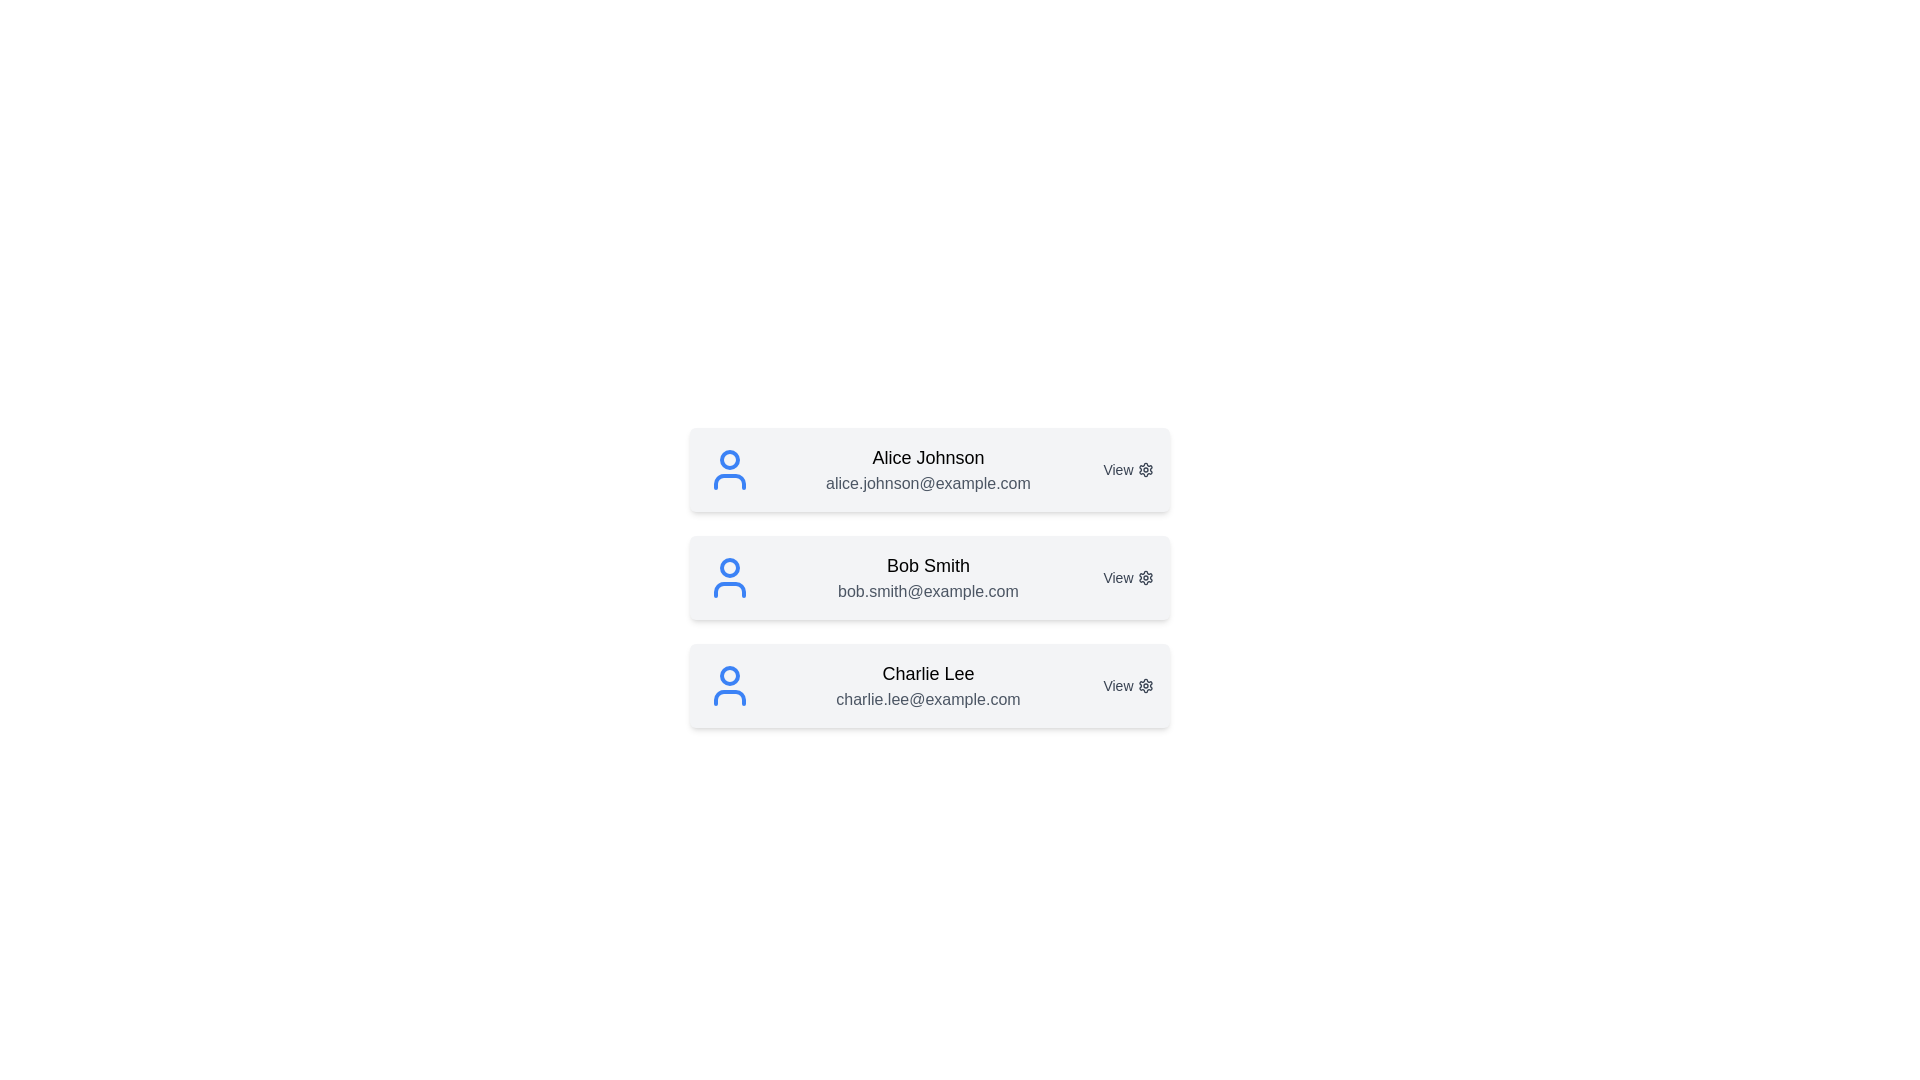 The height and width of the screenshot is (1080, 1920). Describe the element at coordinates (1145, 578) in the screenshot. I see `the gear/settings icon located to the right of the 'View' text associated with the user entry for 'Bob Smith'` at that location.